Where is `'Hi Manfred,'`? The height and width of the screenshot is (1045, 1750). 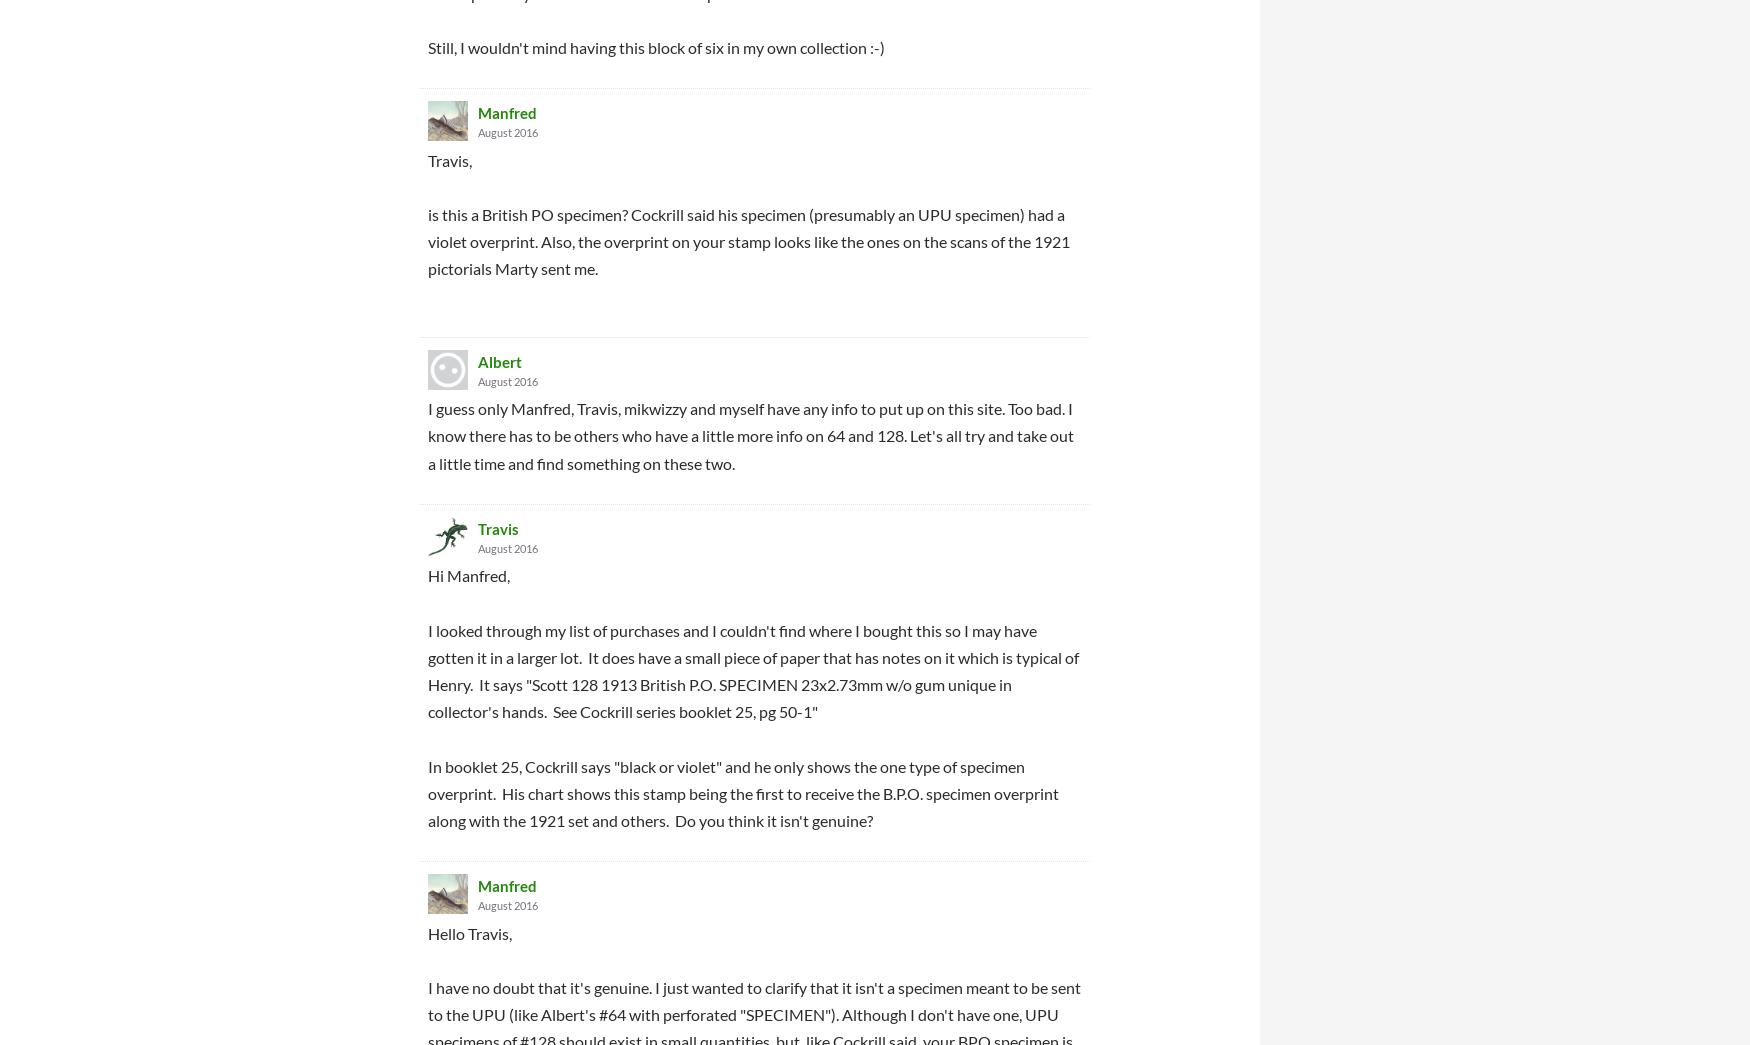 'Hi Manfred,' is located at coordinates (469, 575).